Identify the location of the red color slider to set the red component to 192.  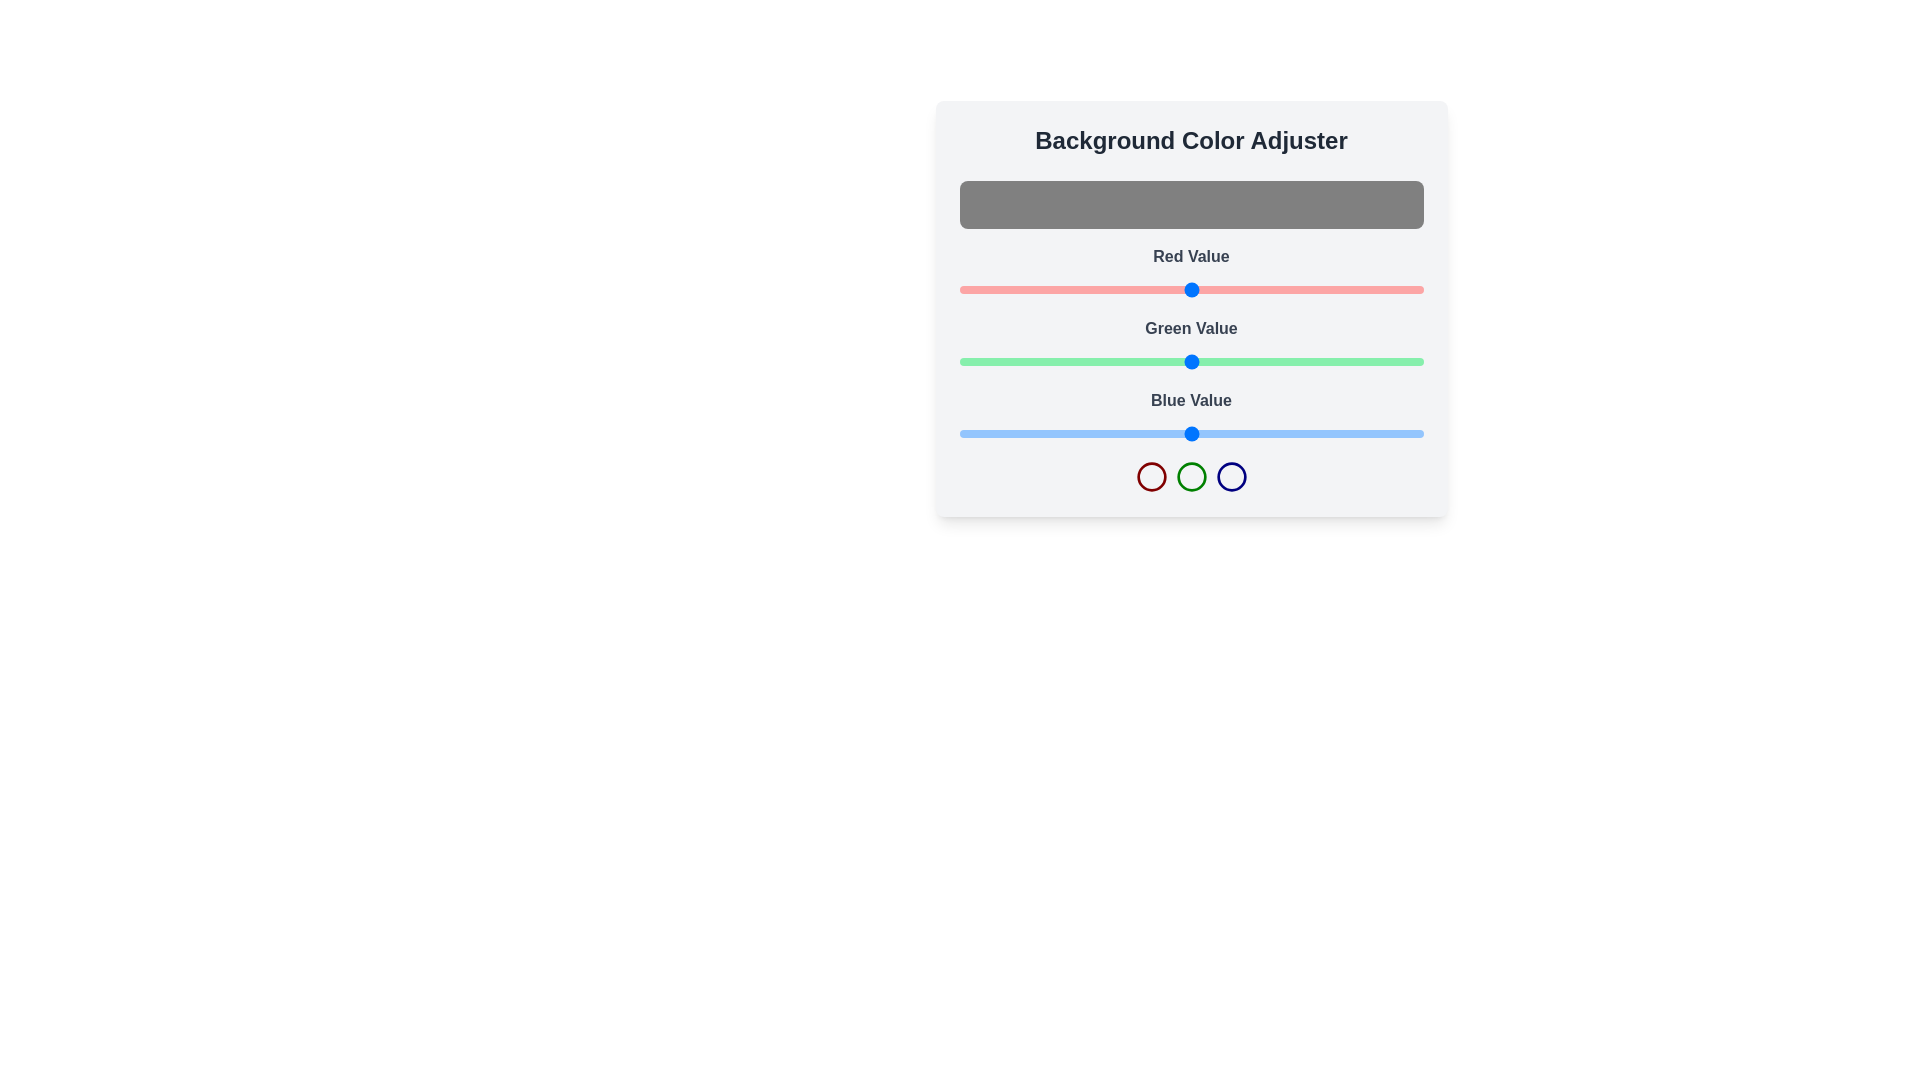
(1308, 289).